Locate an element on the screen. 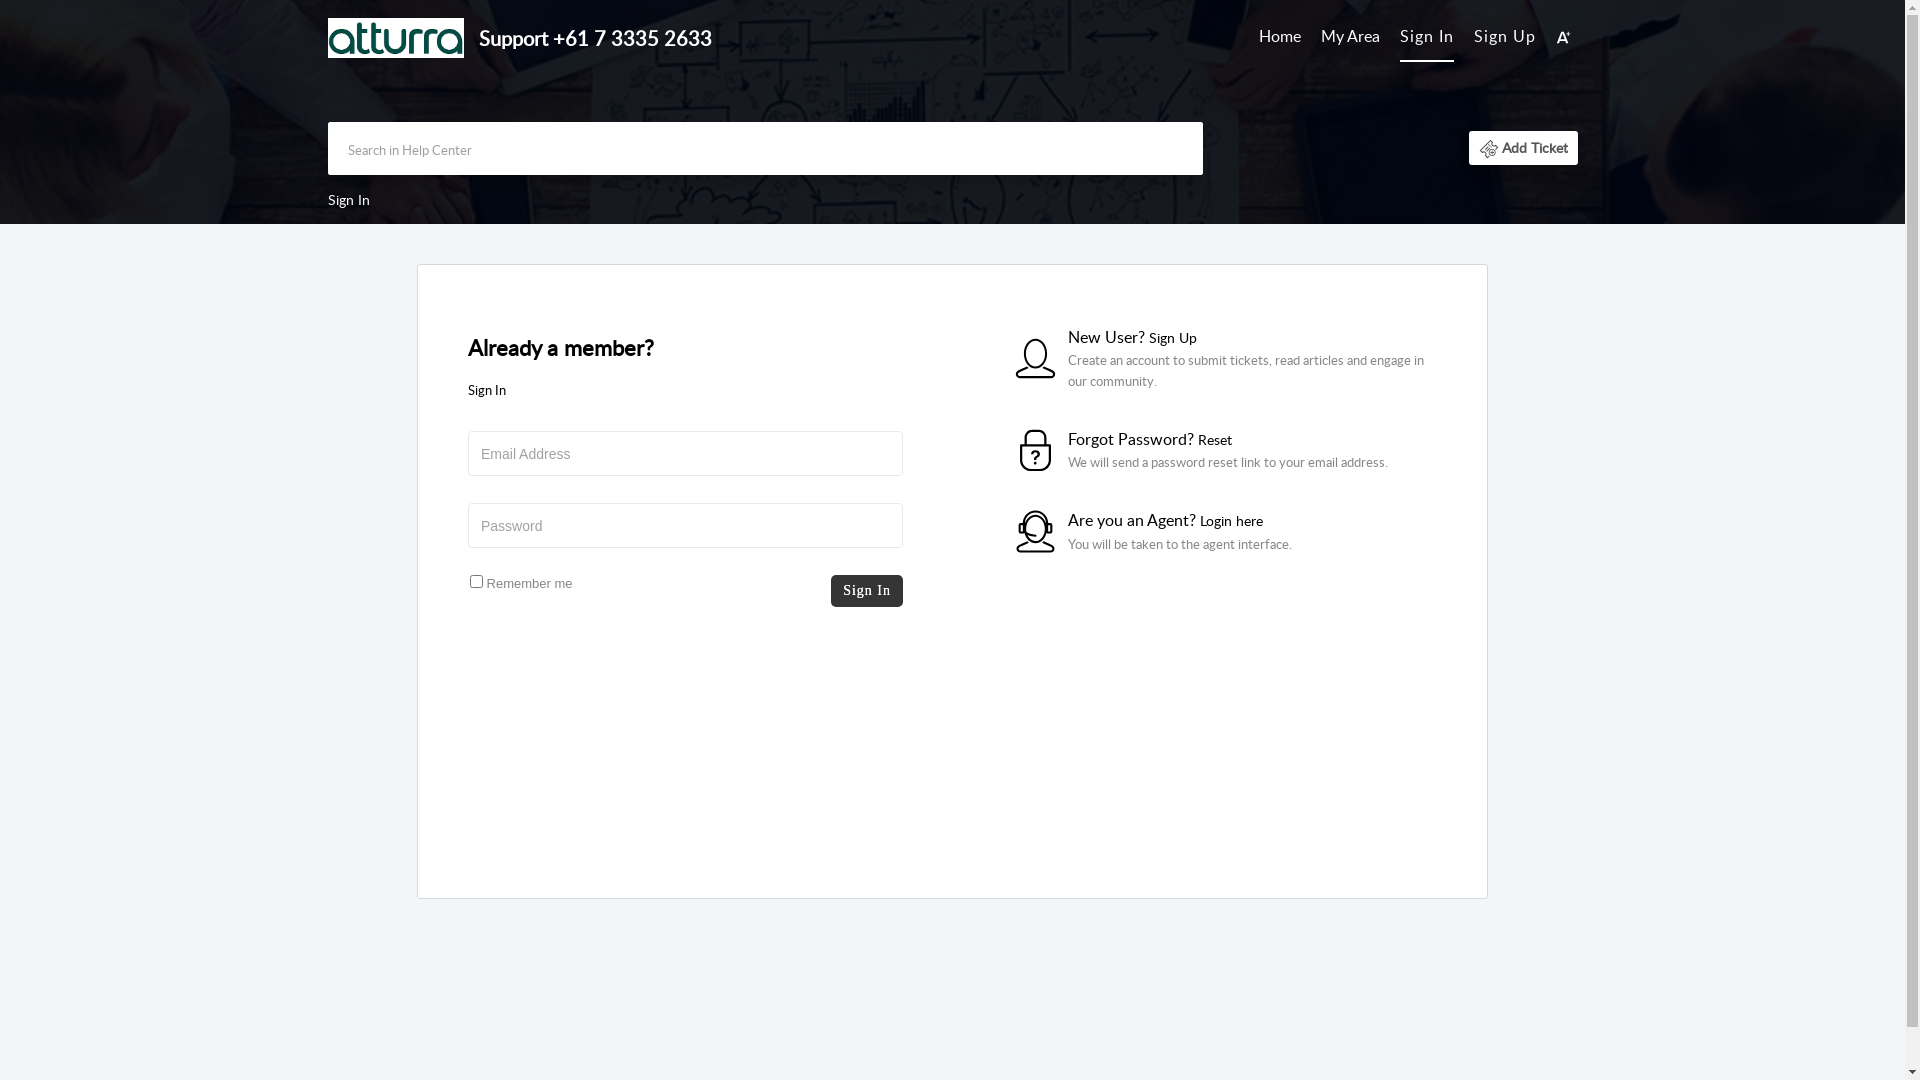  'Reset' is located at coordinates (1213, 438).